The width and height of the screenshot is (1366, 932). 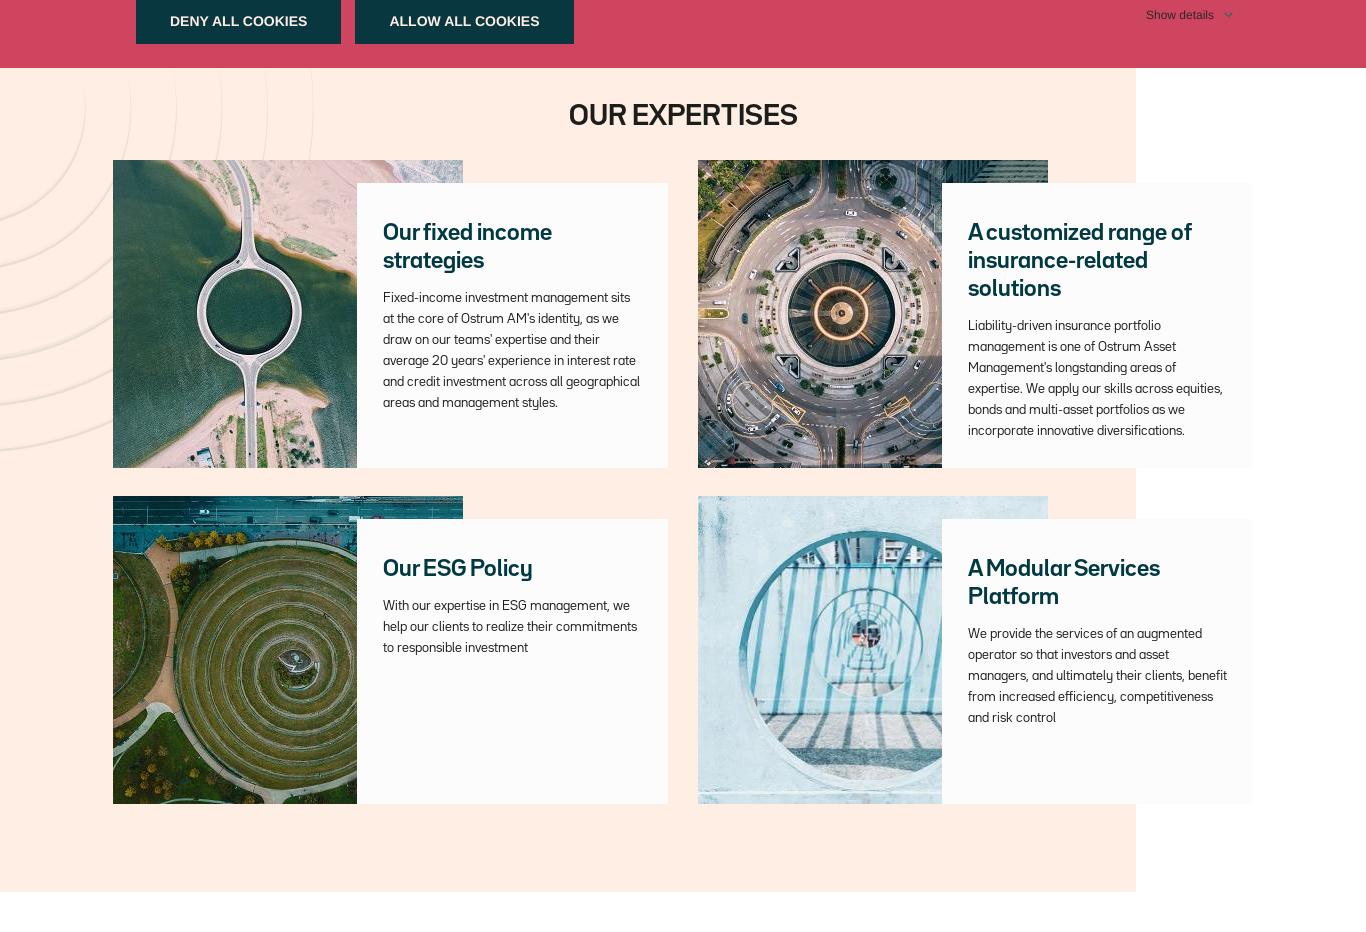 What do you see at coordinates (1122, 36) in the screenshot?
I see `'An affiliate of'` at bounding box center [1122, 36].